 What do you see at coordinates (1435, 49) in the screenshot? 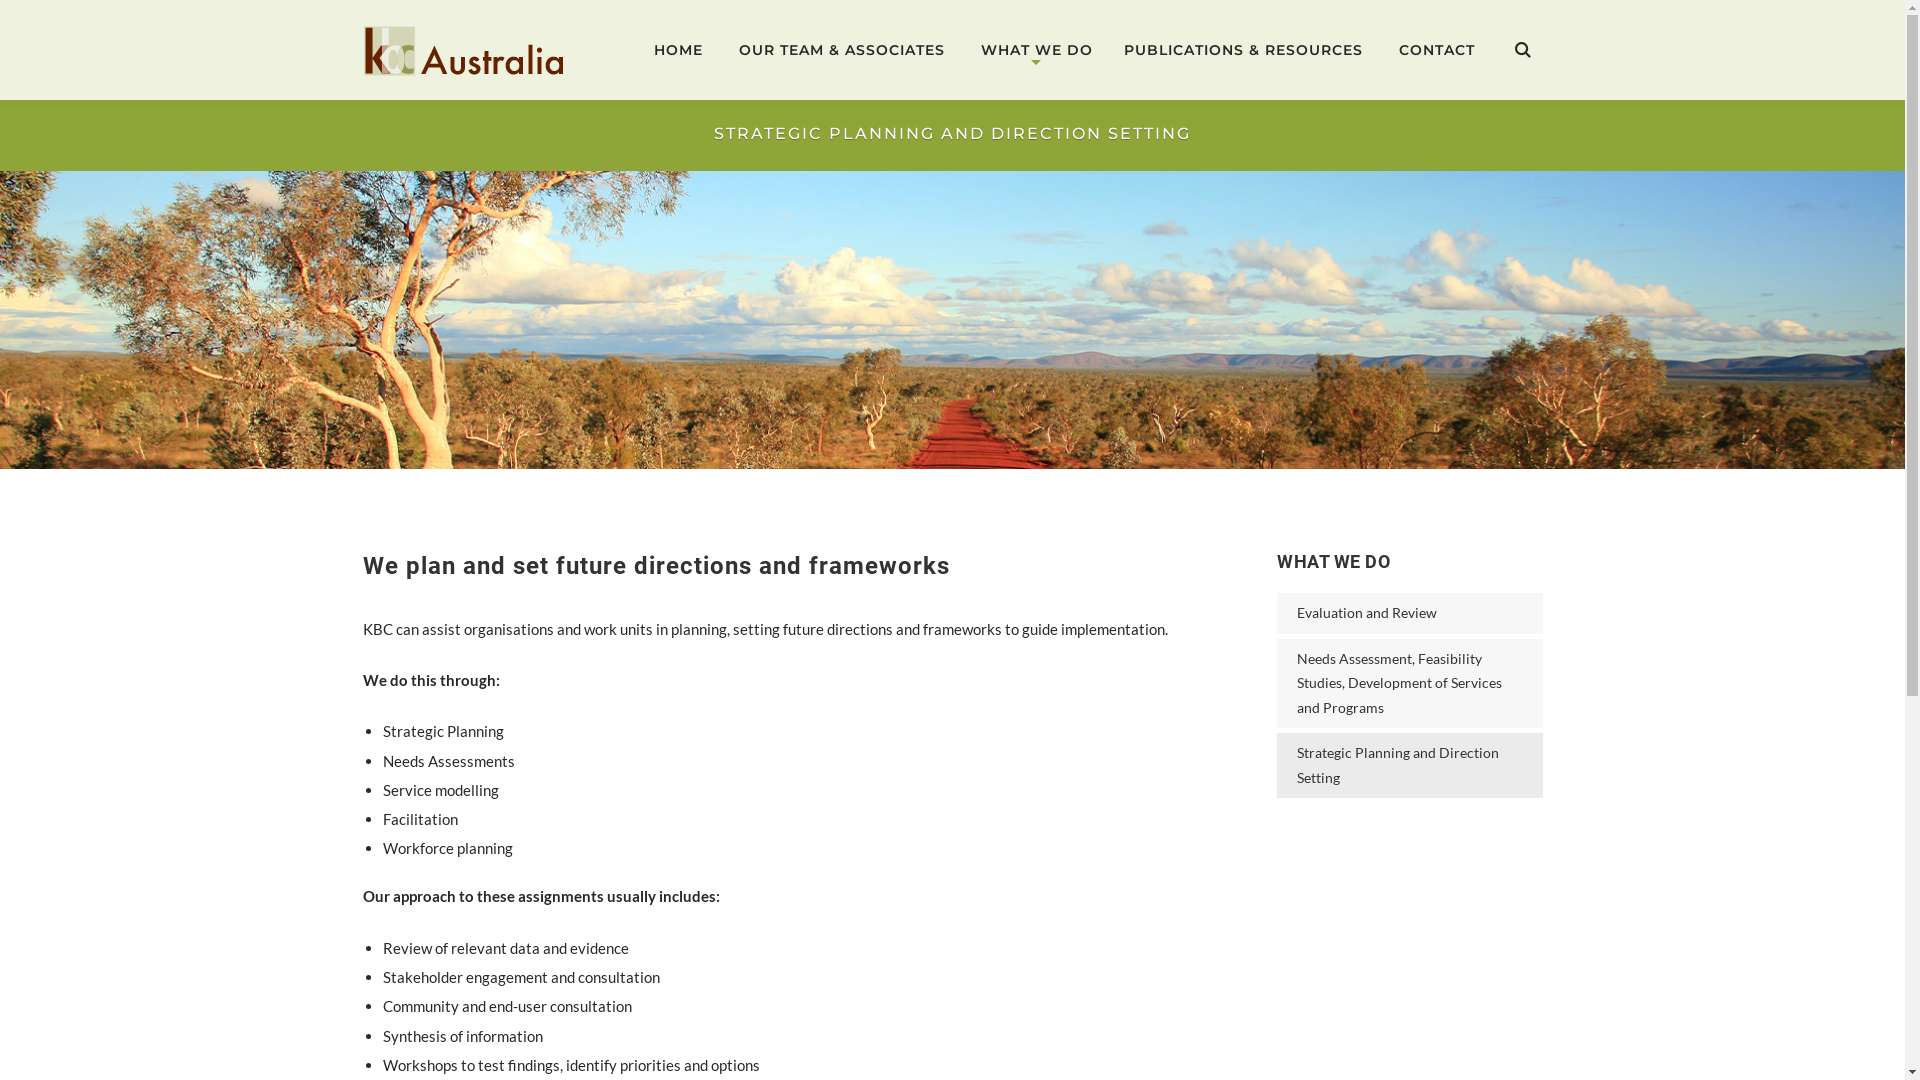
I see `'CONTACT'` at bounding box center [1435, 49].